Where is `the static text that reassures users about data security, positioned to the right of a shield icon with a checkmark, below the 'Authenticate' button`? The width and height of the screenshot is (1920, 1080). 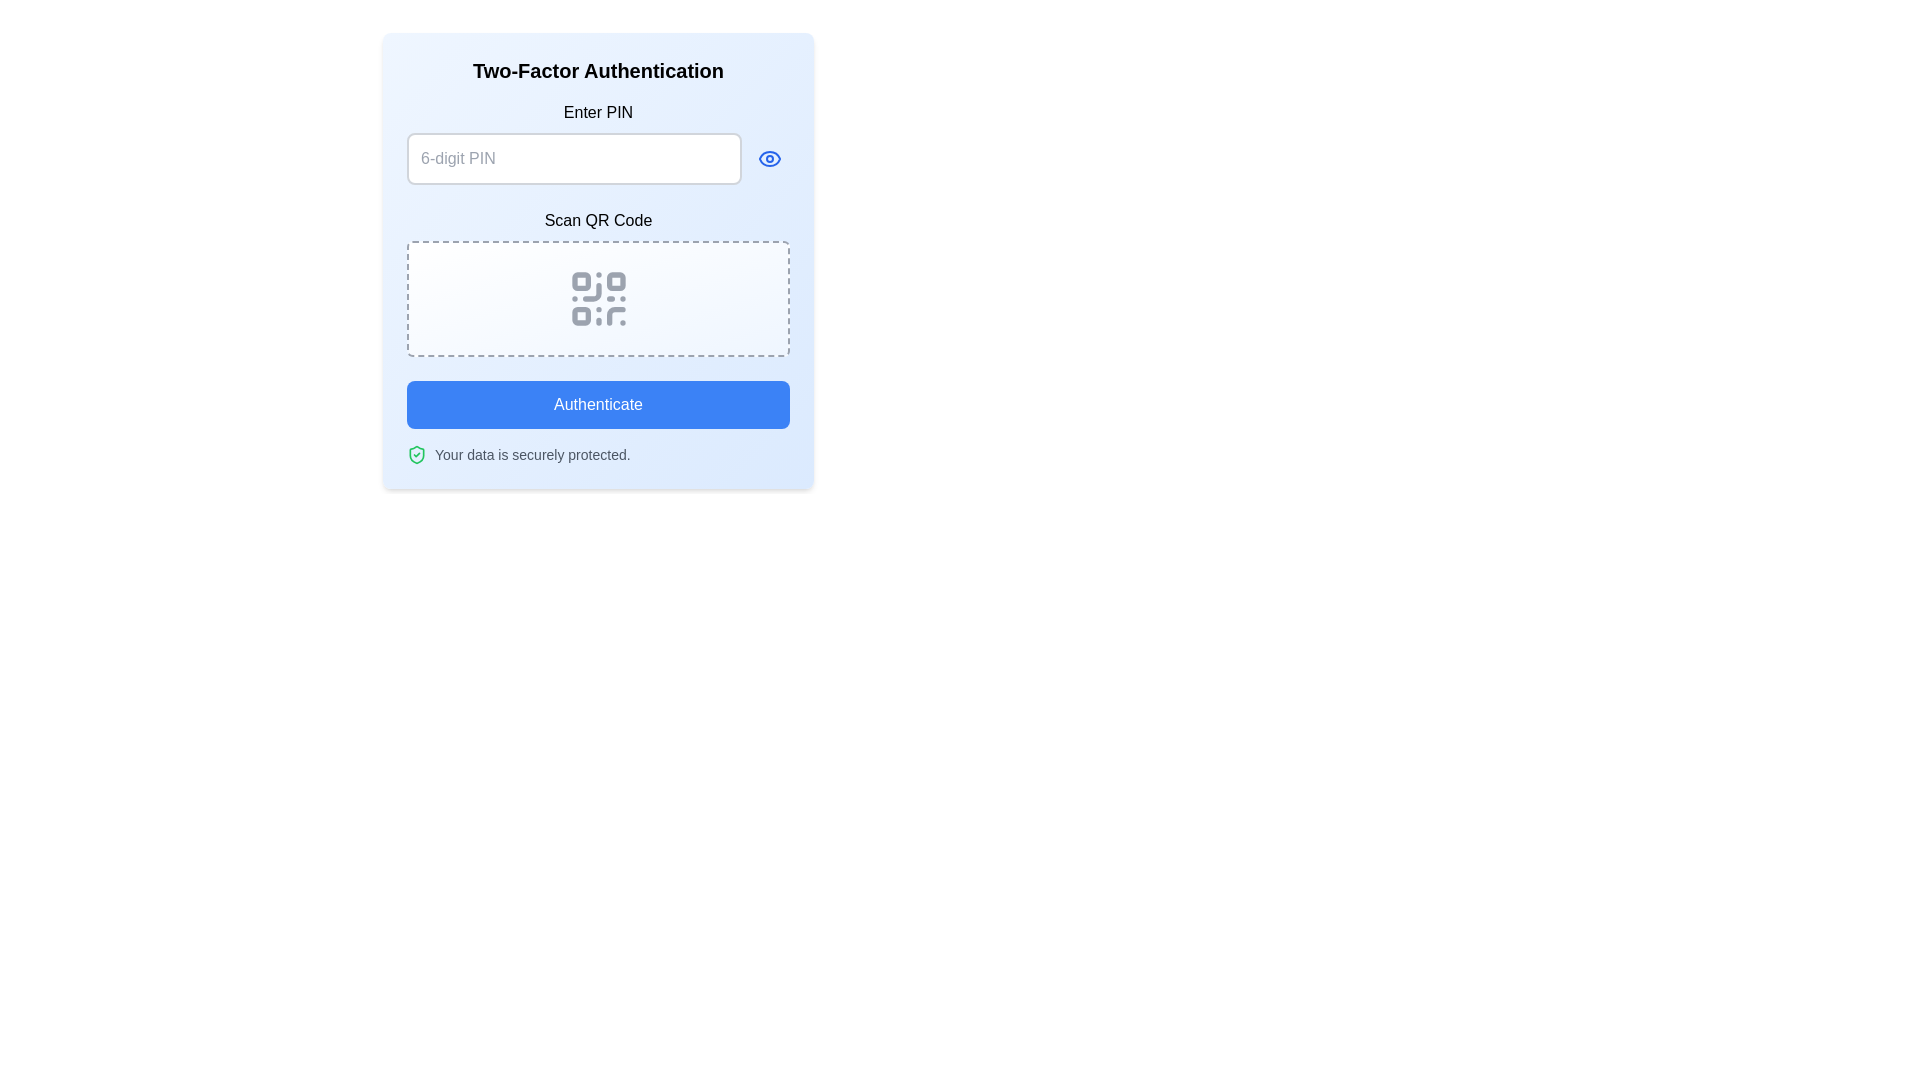
the static text that reassures users about data security, positioned to the right of a shield icon with a checkmark, below the 'Authenticate' button is located at coordinates (532, 455).